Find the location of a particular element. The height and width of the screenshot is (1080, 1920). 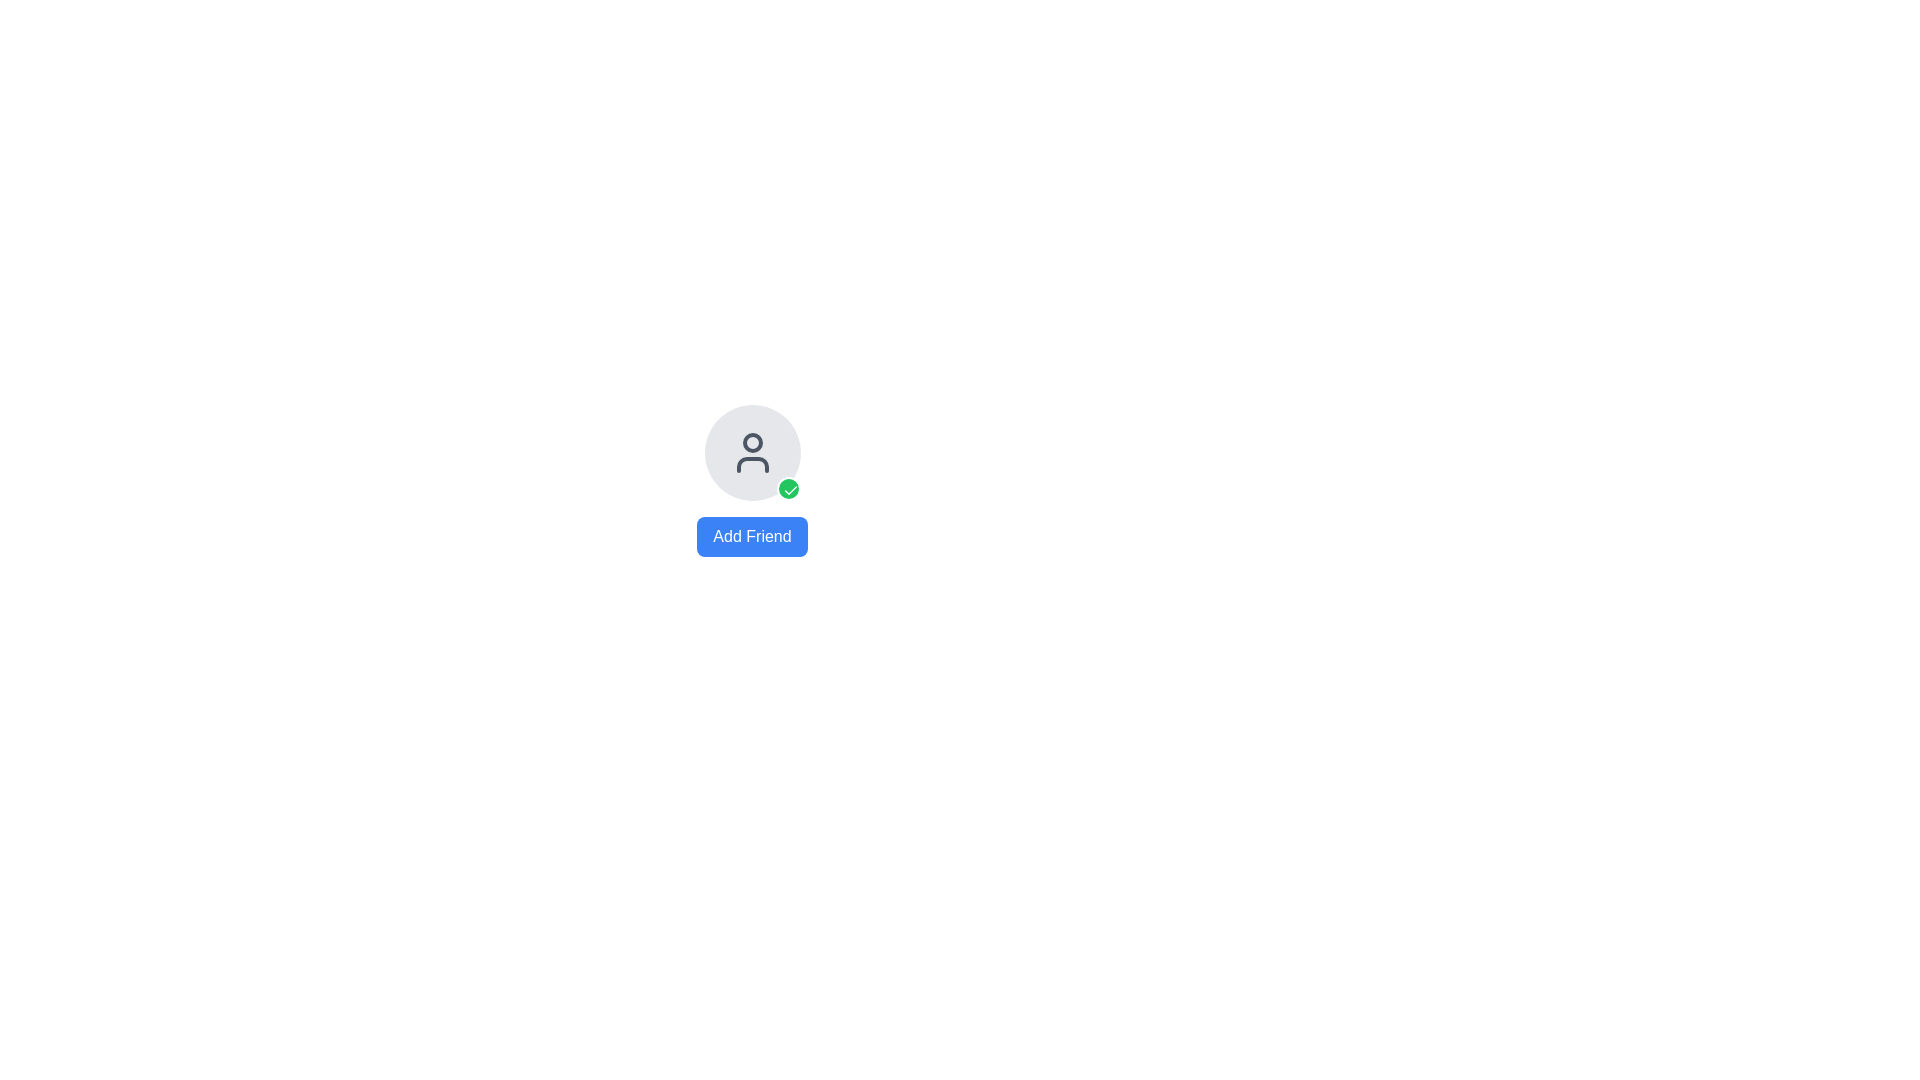

the status indicator located at the bottom-right corner of the circular avatar icon, which visually represents online or verified status is located at coordinates (787, 489).